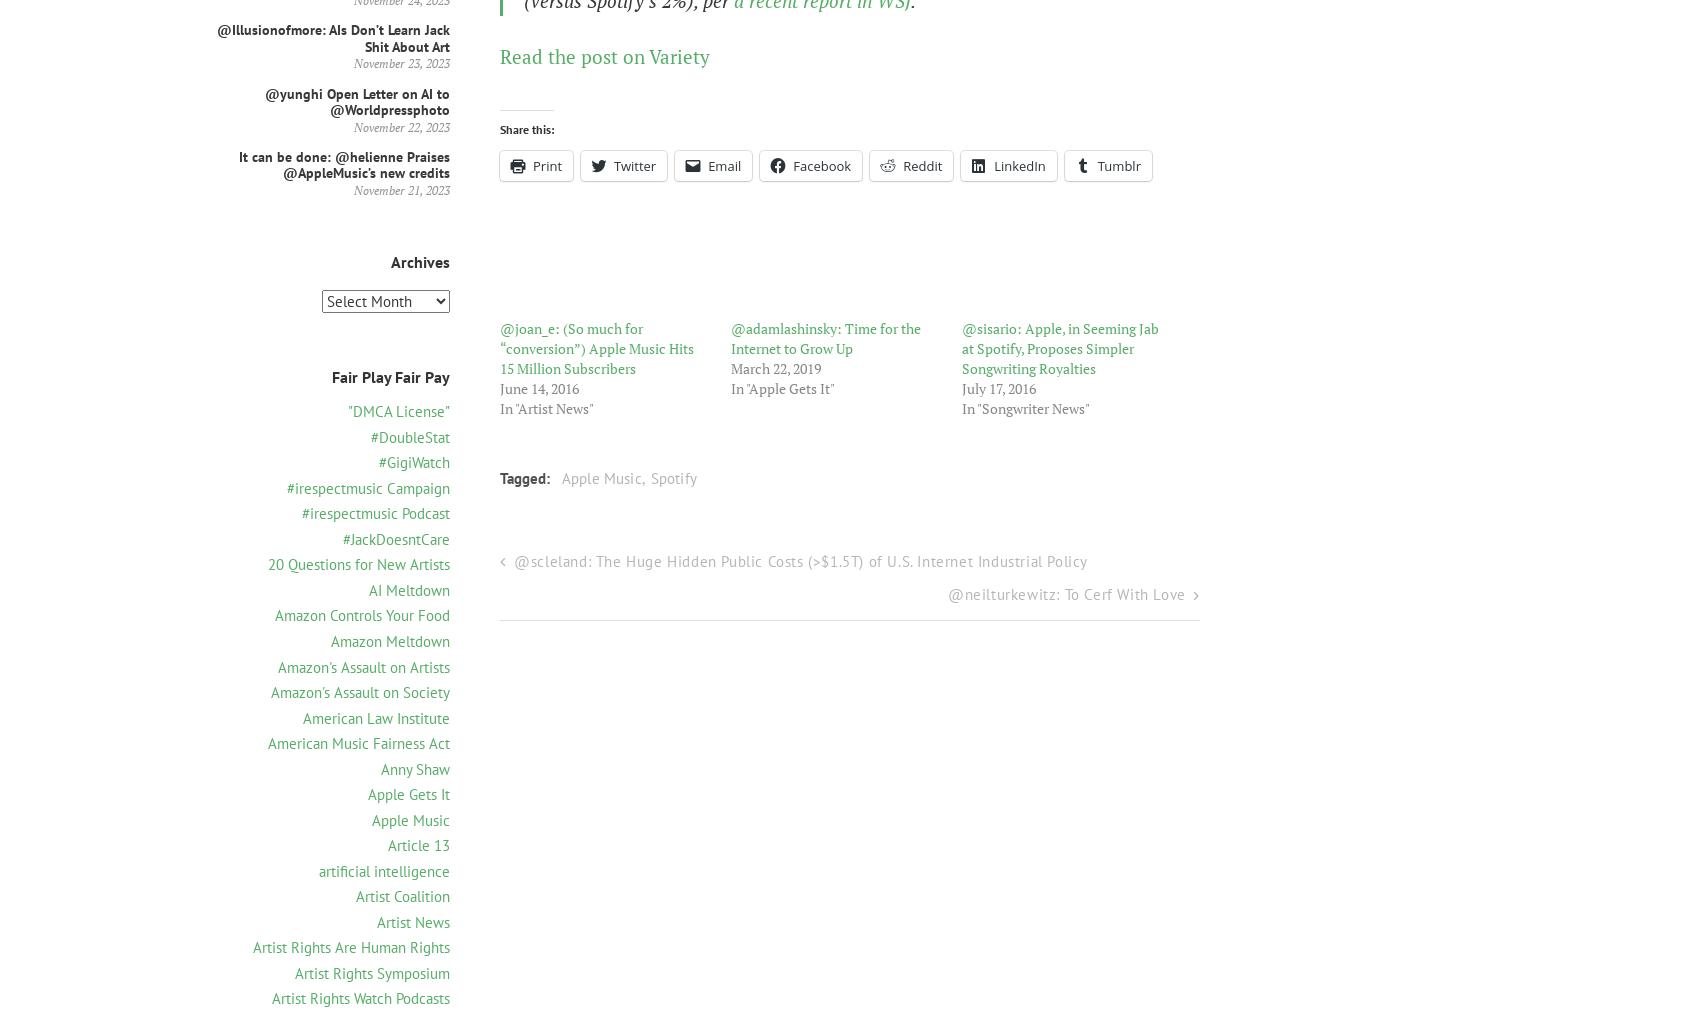  Describe the element at coordinates (359, 691) in the screenshot. I see `'Amazon's Assault on Society'` at that location.